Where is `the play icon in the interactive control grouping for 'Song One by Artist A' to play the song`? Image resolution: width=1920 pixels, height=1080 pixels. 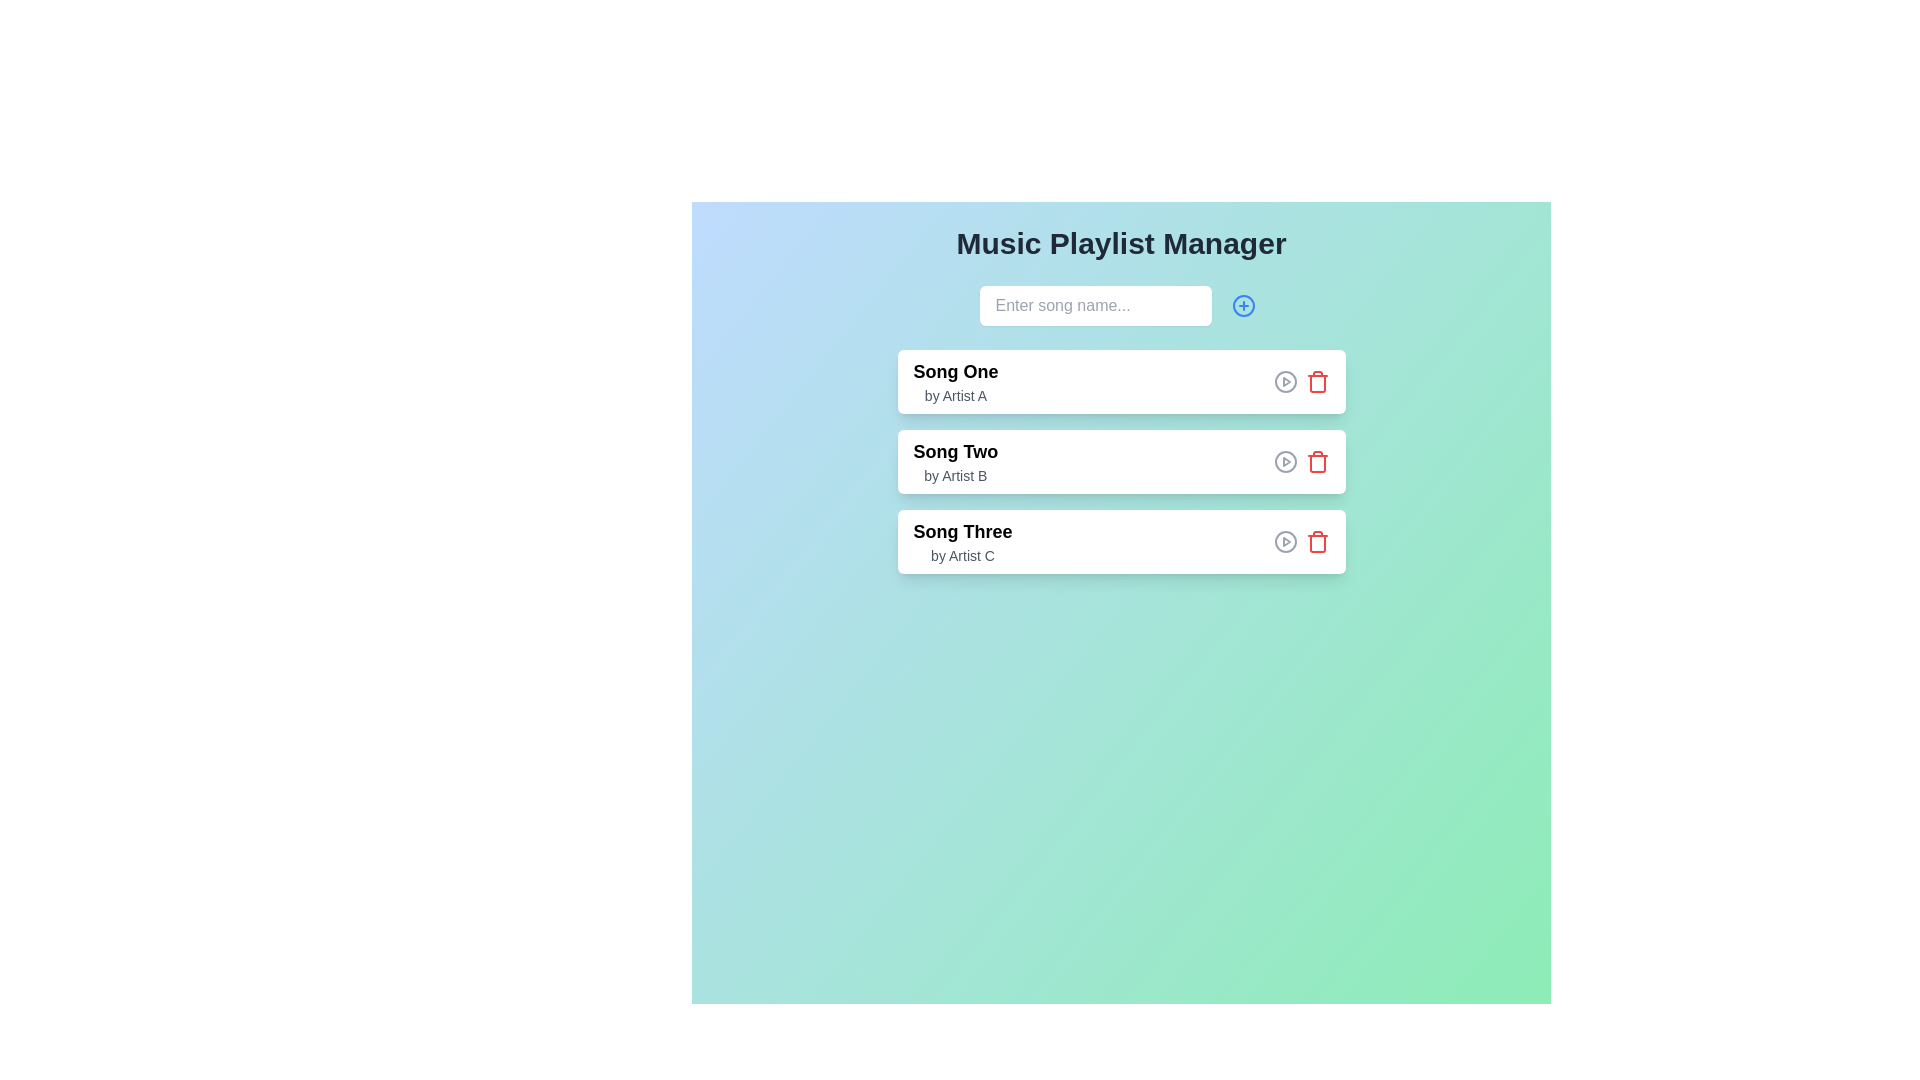 the play icon in the interactive control grouping for 'Song One by Artist A' to play the song is located at coordinates (1301, 381).